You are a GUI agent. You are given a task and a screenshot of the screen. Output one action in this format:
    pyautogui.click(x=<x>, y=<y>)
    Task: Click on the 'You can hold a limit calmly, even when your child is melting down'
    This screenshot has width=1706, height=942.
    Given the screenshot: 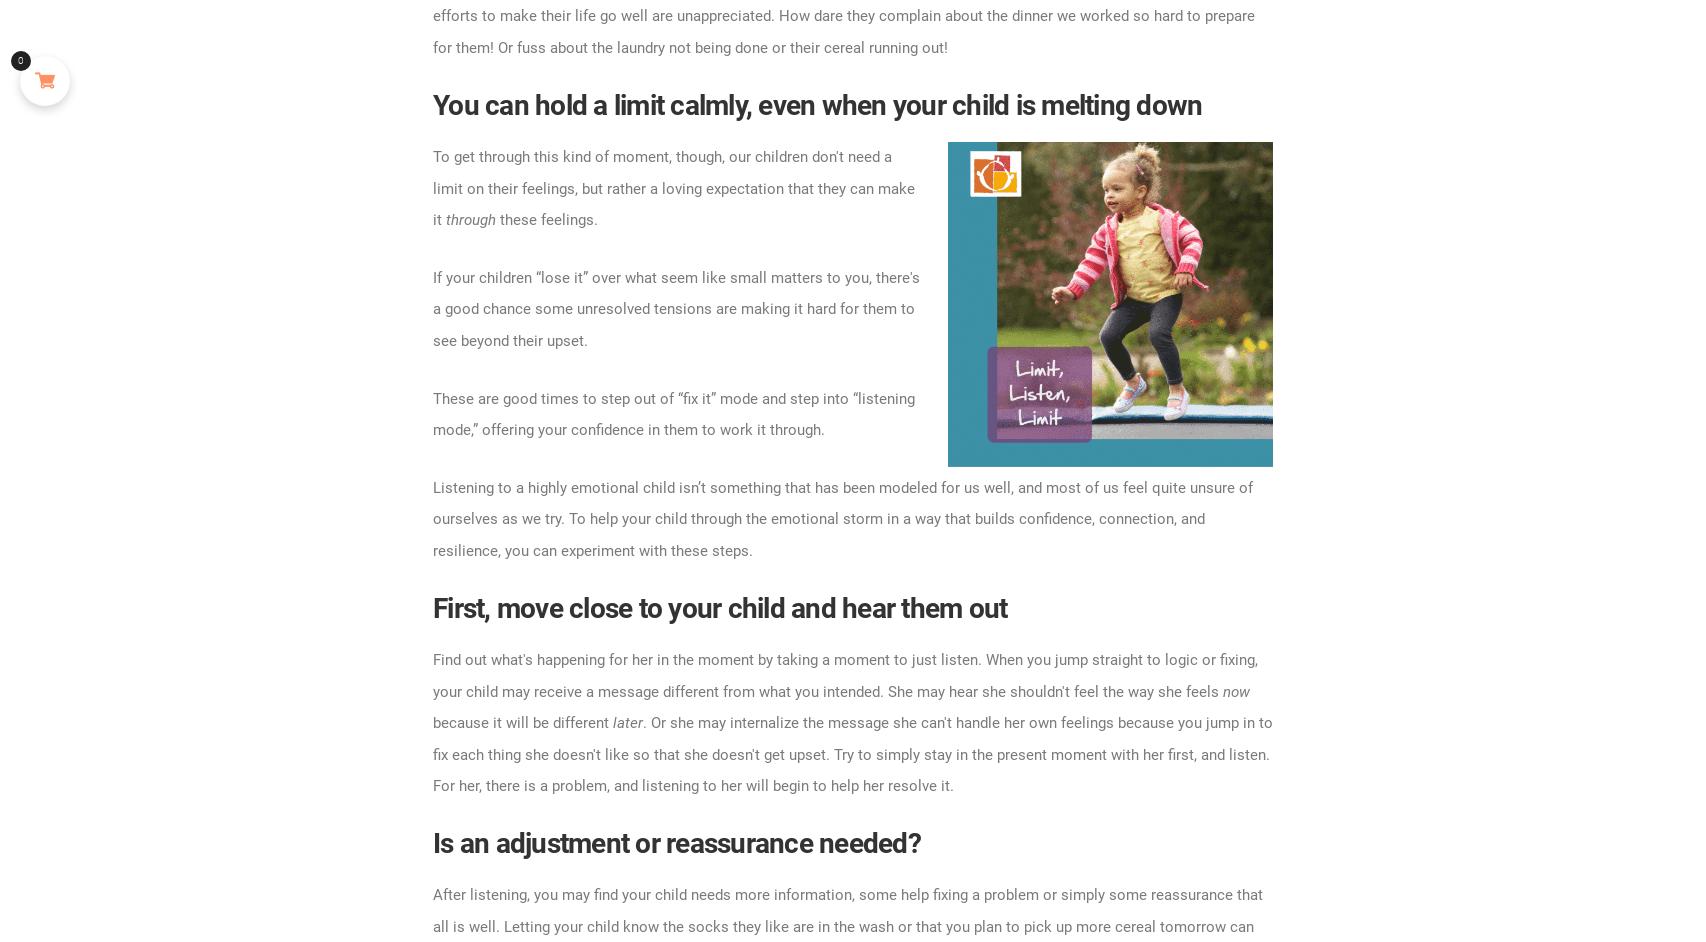 What is the action you would take?
    pyautogui.click(x=431, y=104)
    